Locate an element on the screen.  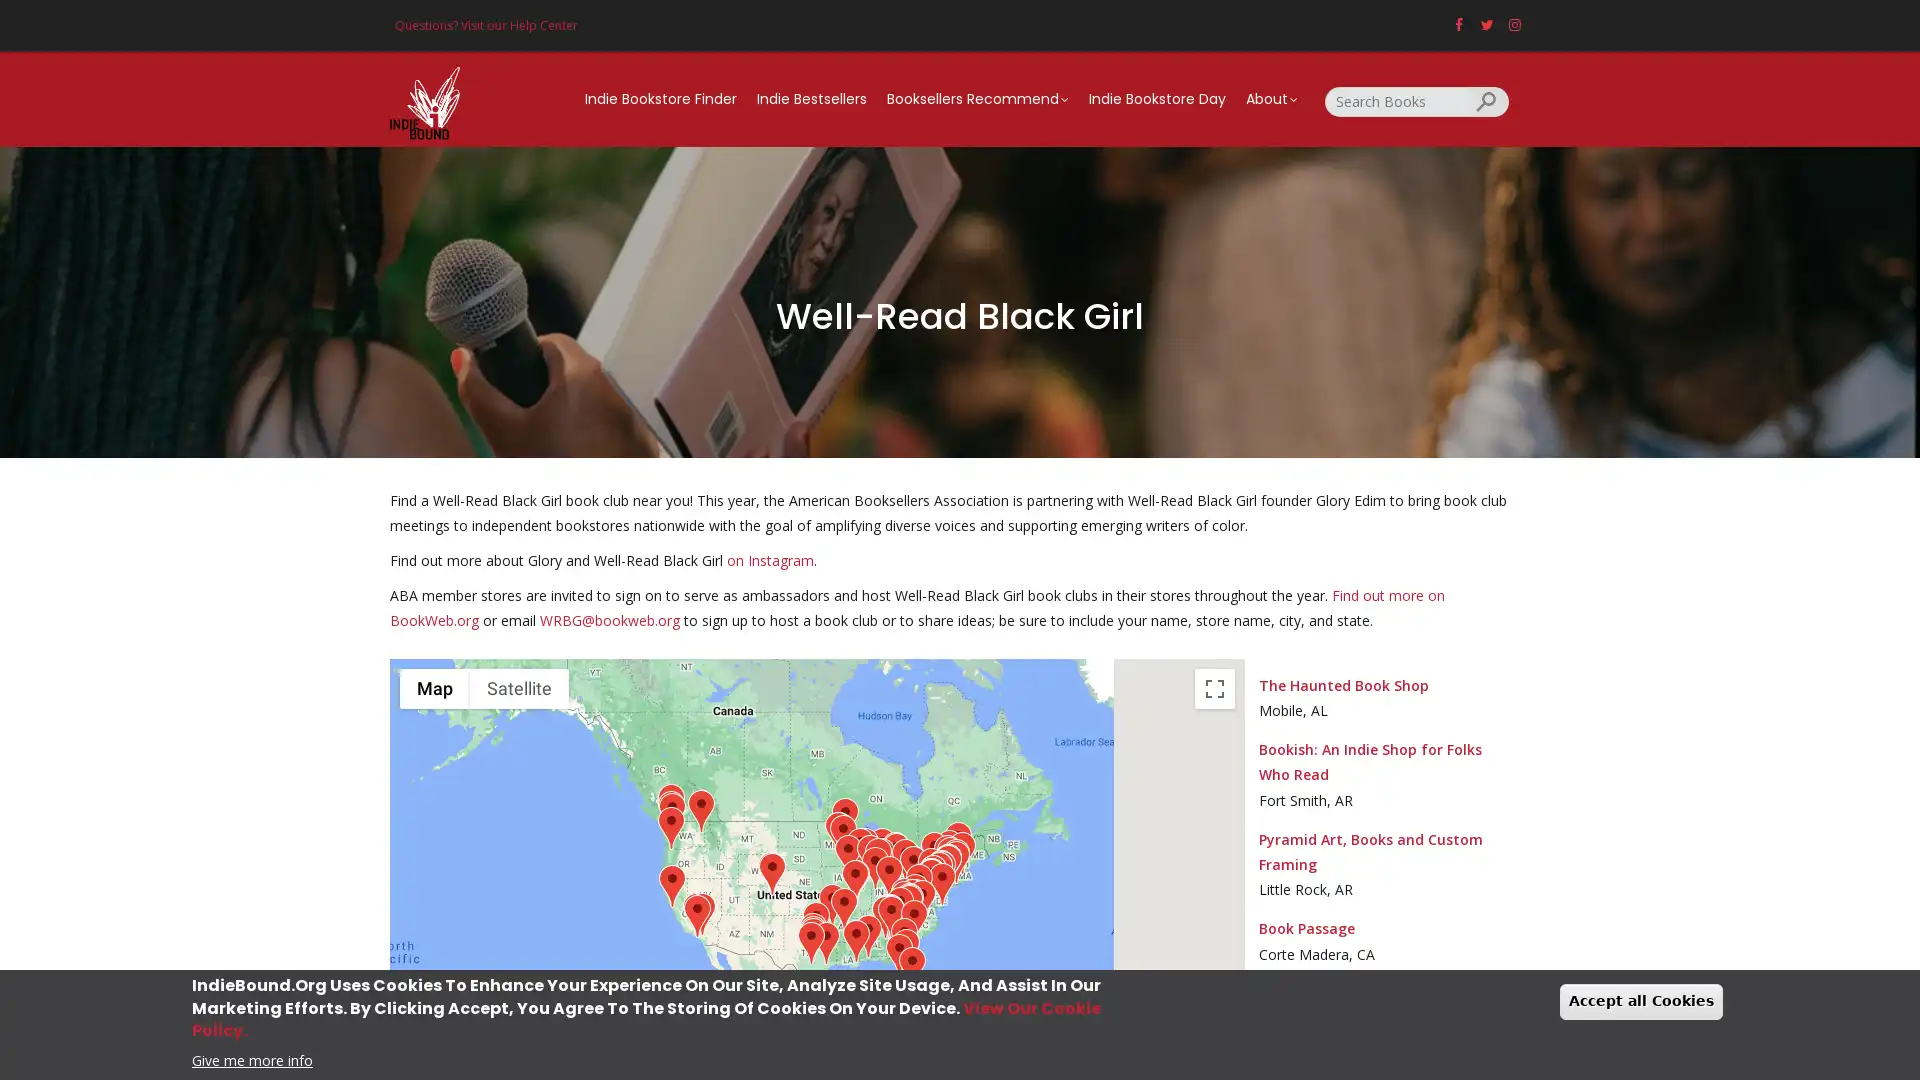
Only With Love Books is located at coordinates (888, 914).